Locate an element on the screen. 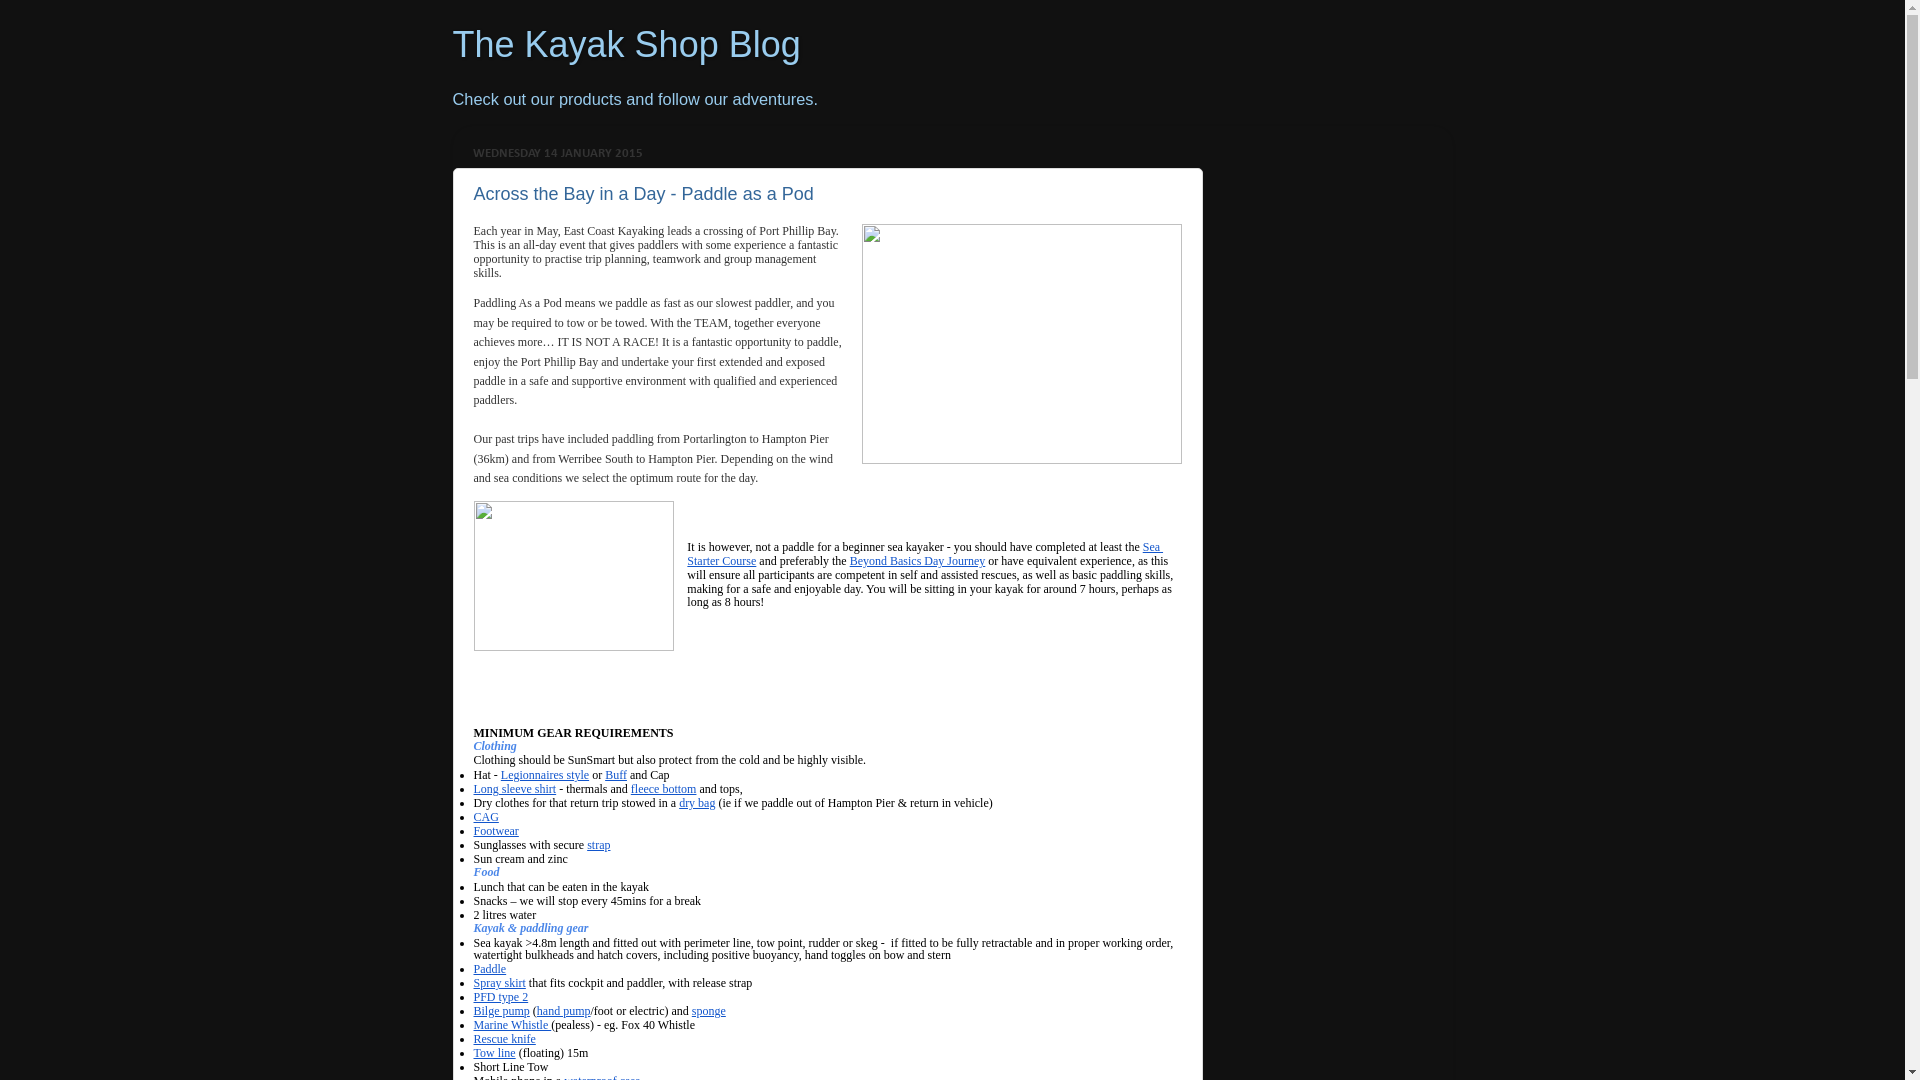 This screenshot has width=1920, height=1080. 'PFD type 2' is located at coordinates (501, 996).